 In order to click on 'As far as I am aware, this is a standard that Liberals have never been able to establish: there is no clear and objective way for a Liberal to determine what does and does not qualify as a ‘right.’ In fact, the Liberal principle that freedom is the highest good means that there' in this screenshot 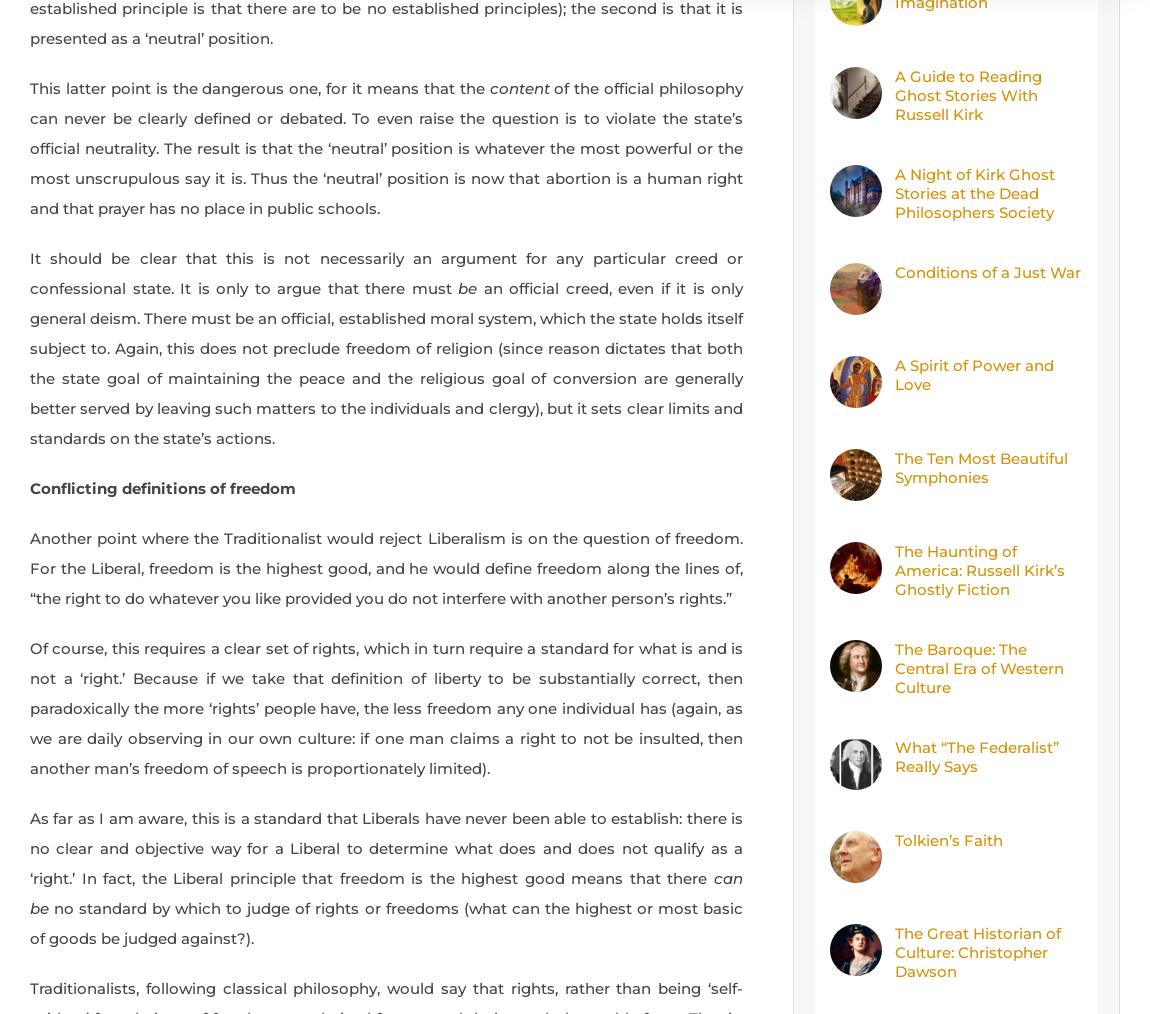, I will do `click(29, 846)`.